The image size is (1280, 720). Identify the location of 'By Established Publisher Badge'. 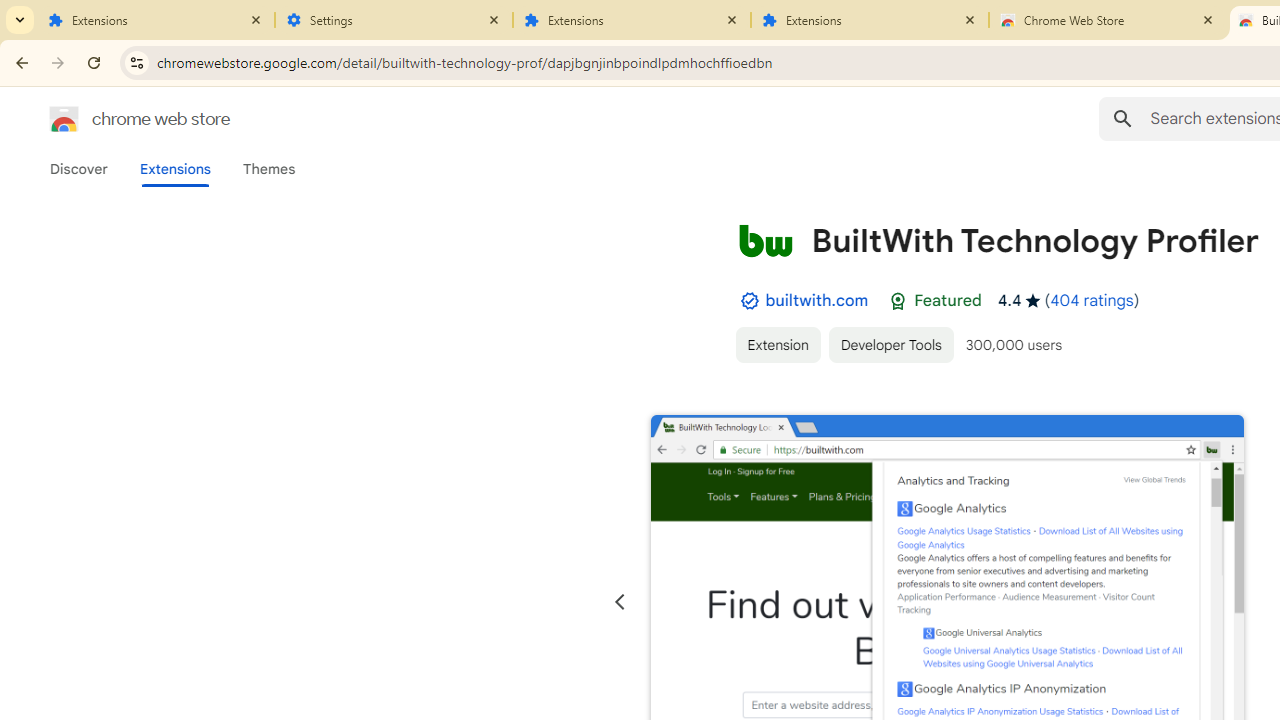
(748, 301).